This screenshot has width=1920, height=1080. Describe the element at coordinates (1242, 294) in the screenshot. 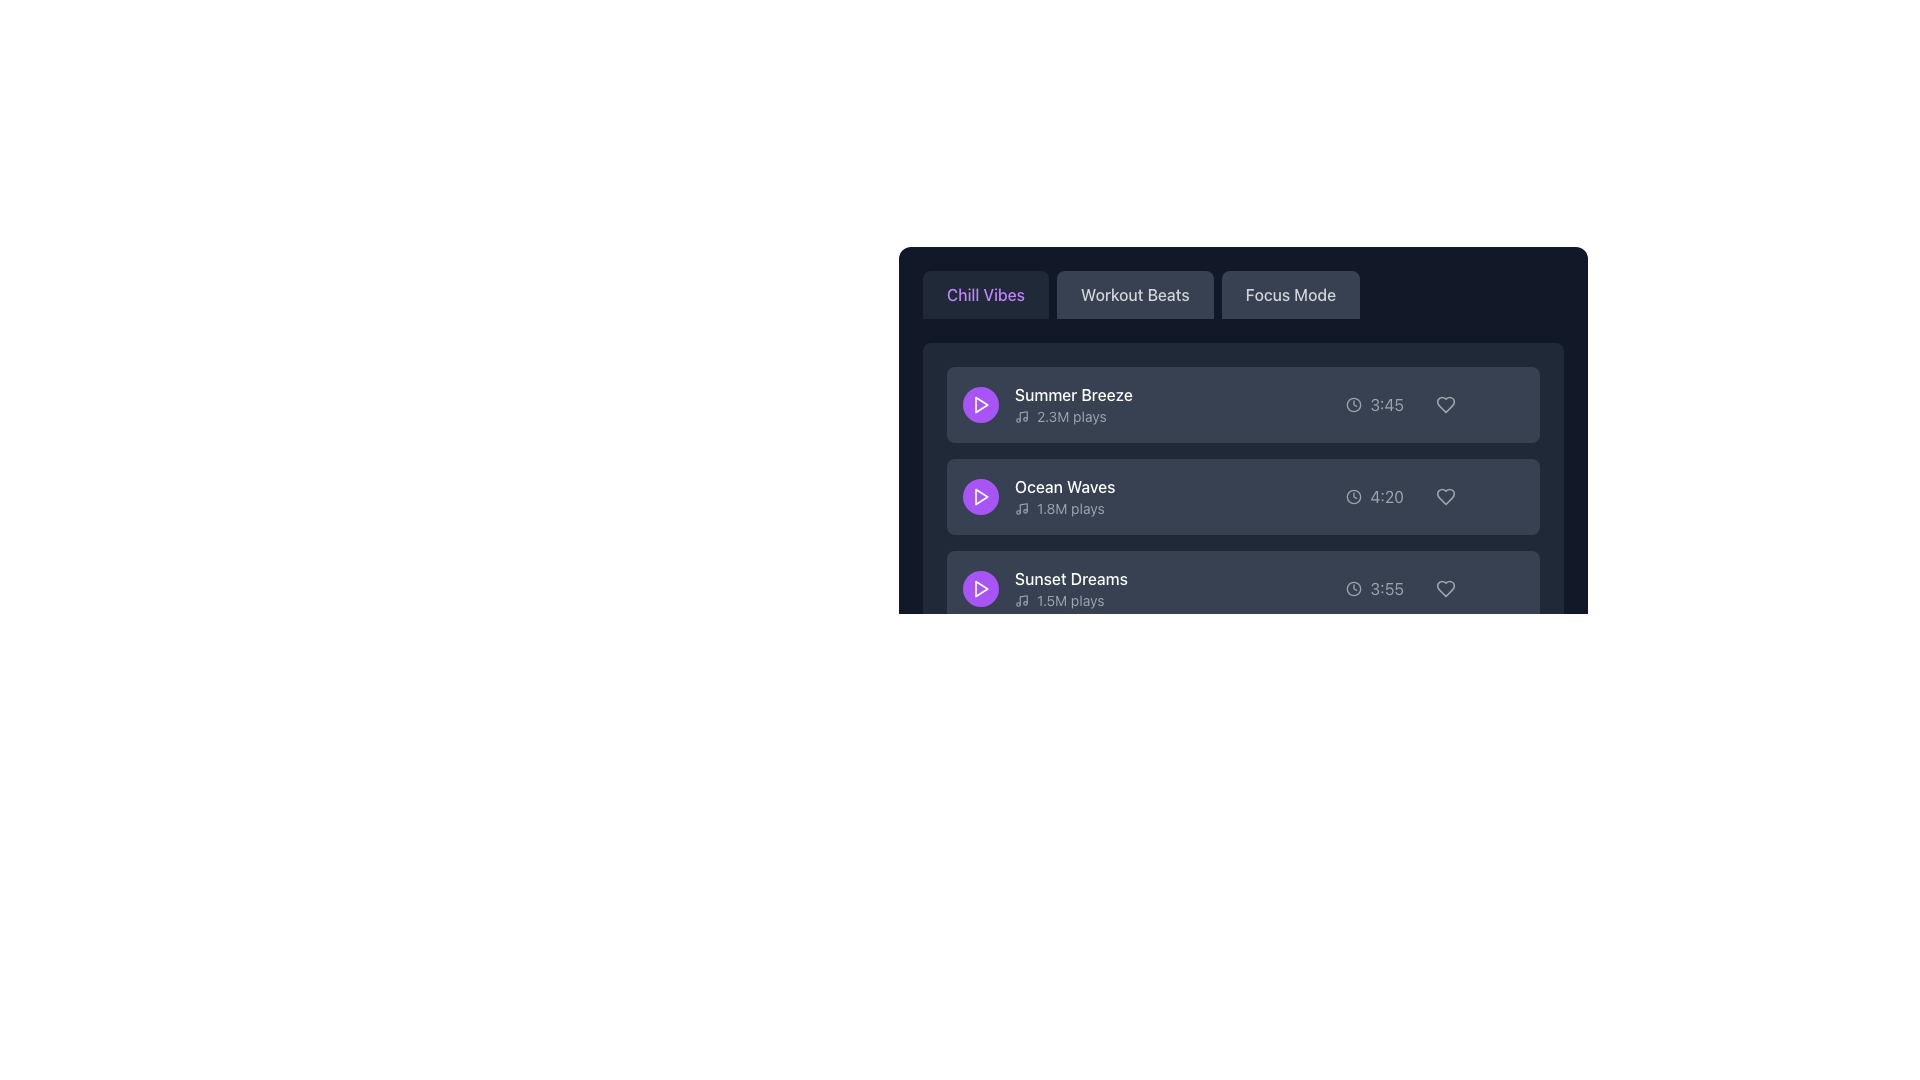

I see `the third tab labeled 'Focus Mode' to provide visual feedback, allowing users` at that location.